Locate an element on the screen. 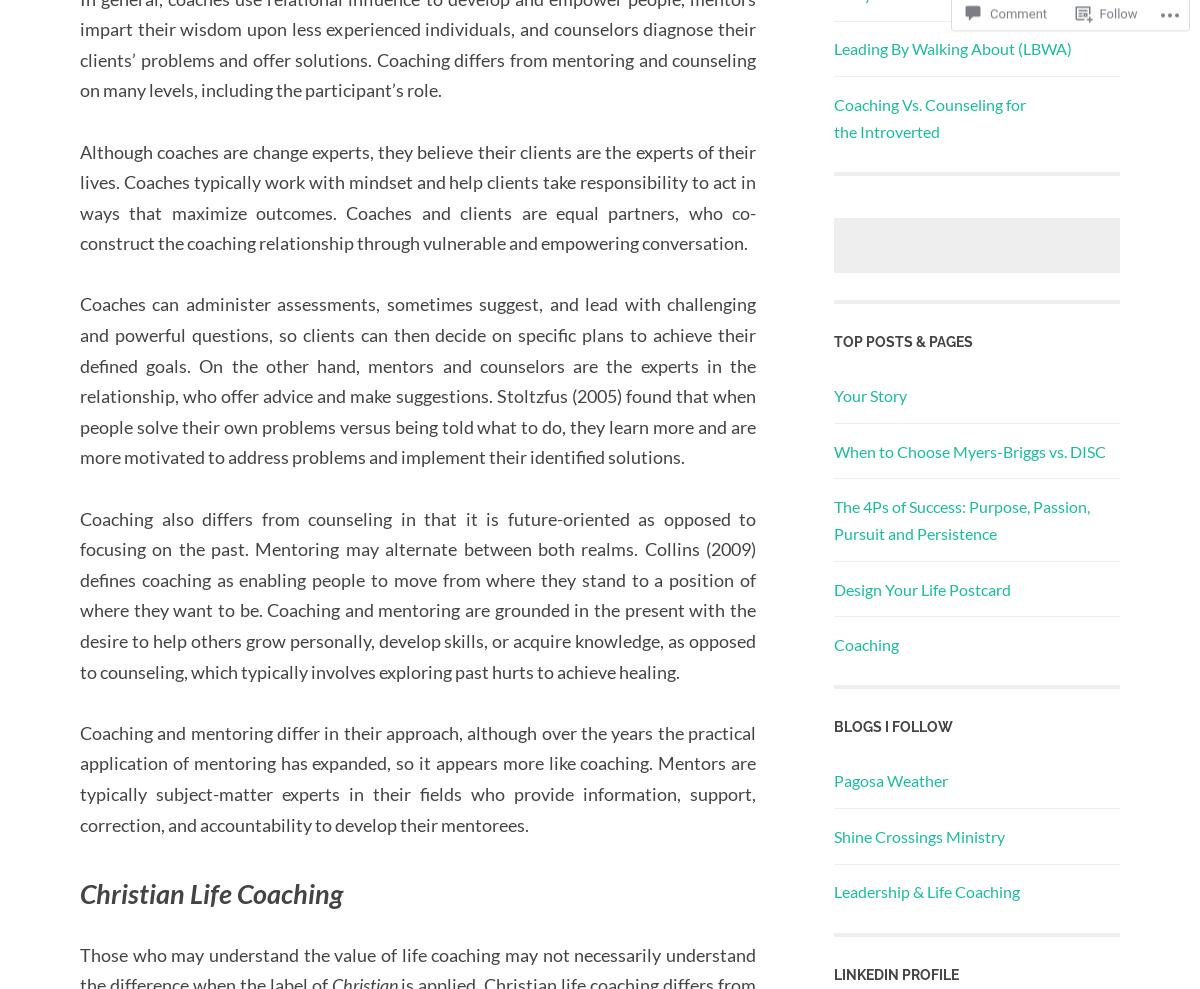 The image size is (1200, 989). 'Your Story' is located at coordinates (869, 395).